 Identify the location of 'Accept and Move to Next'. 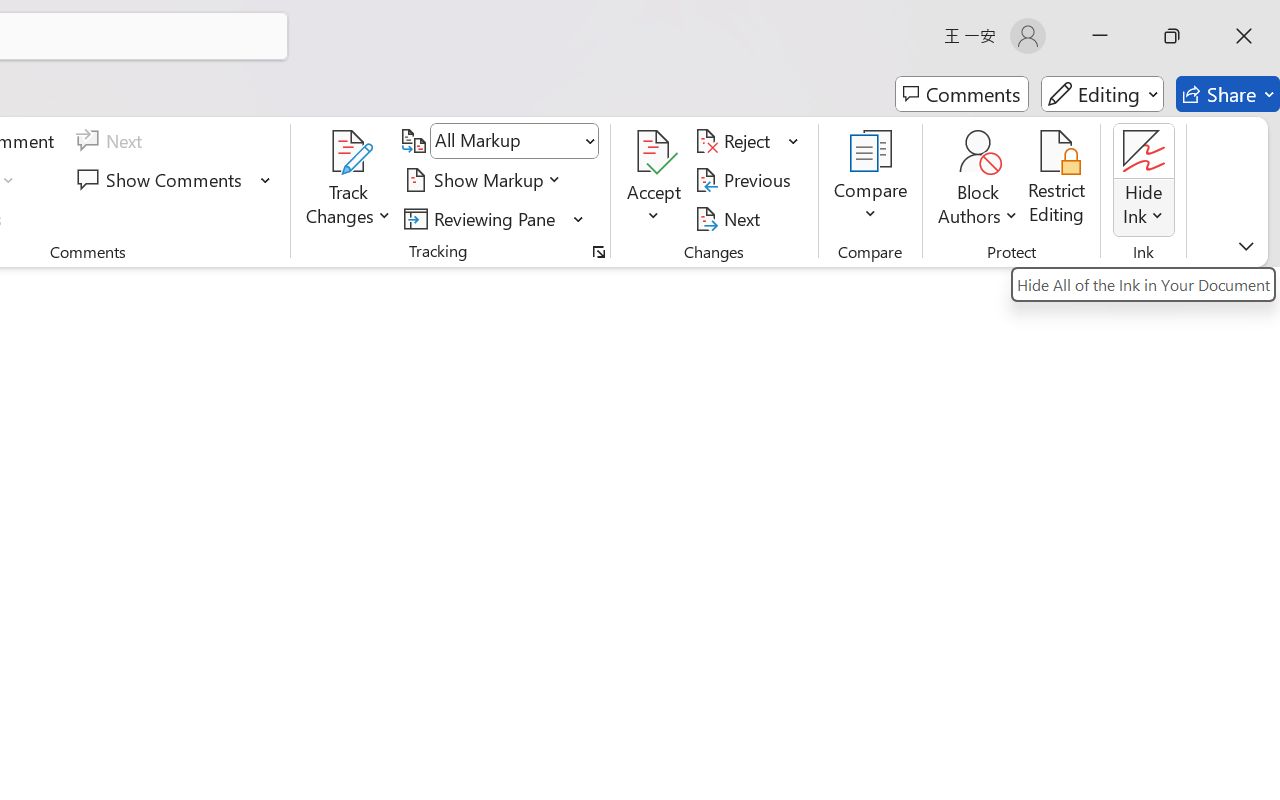
(654, 151).